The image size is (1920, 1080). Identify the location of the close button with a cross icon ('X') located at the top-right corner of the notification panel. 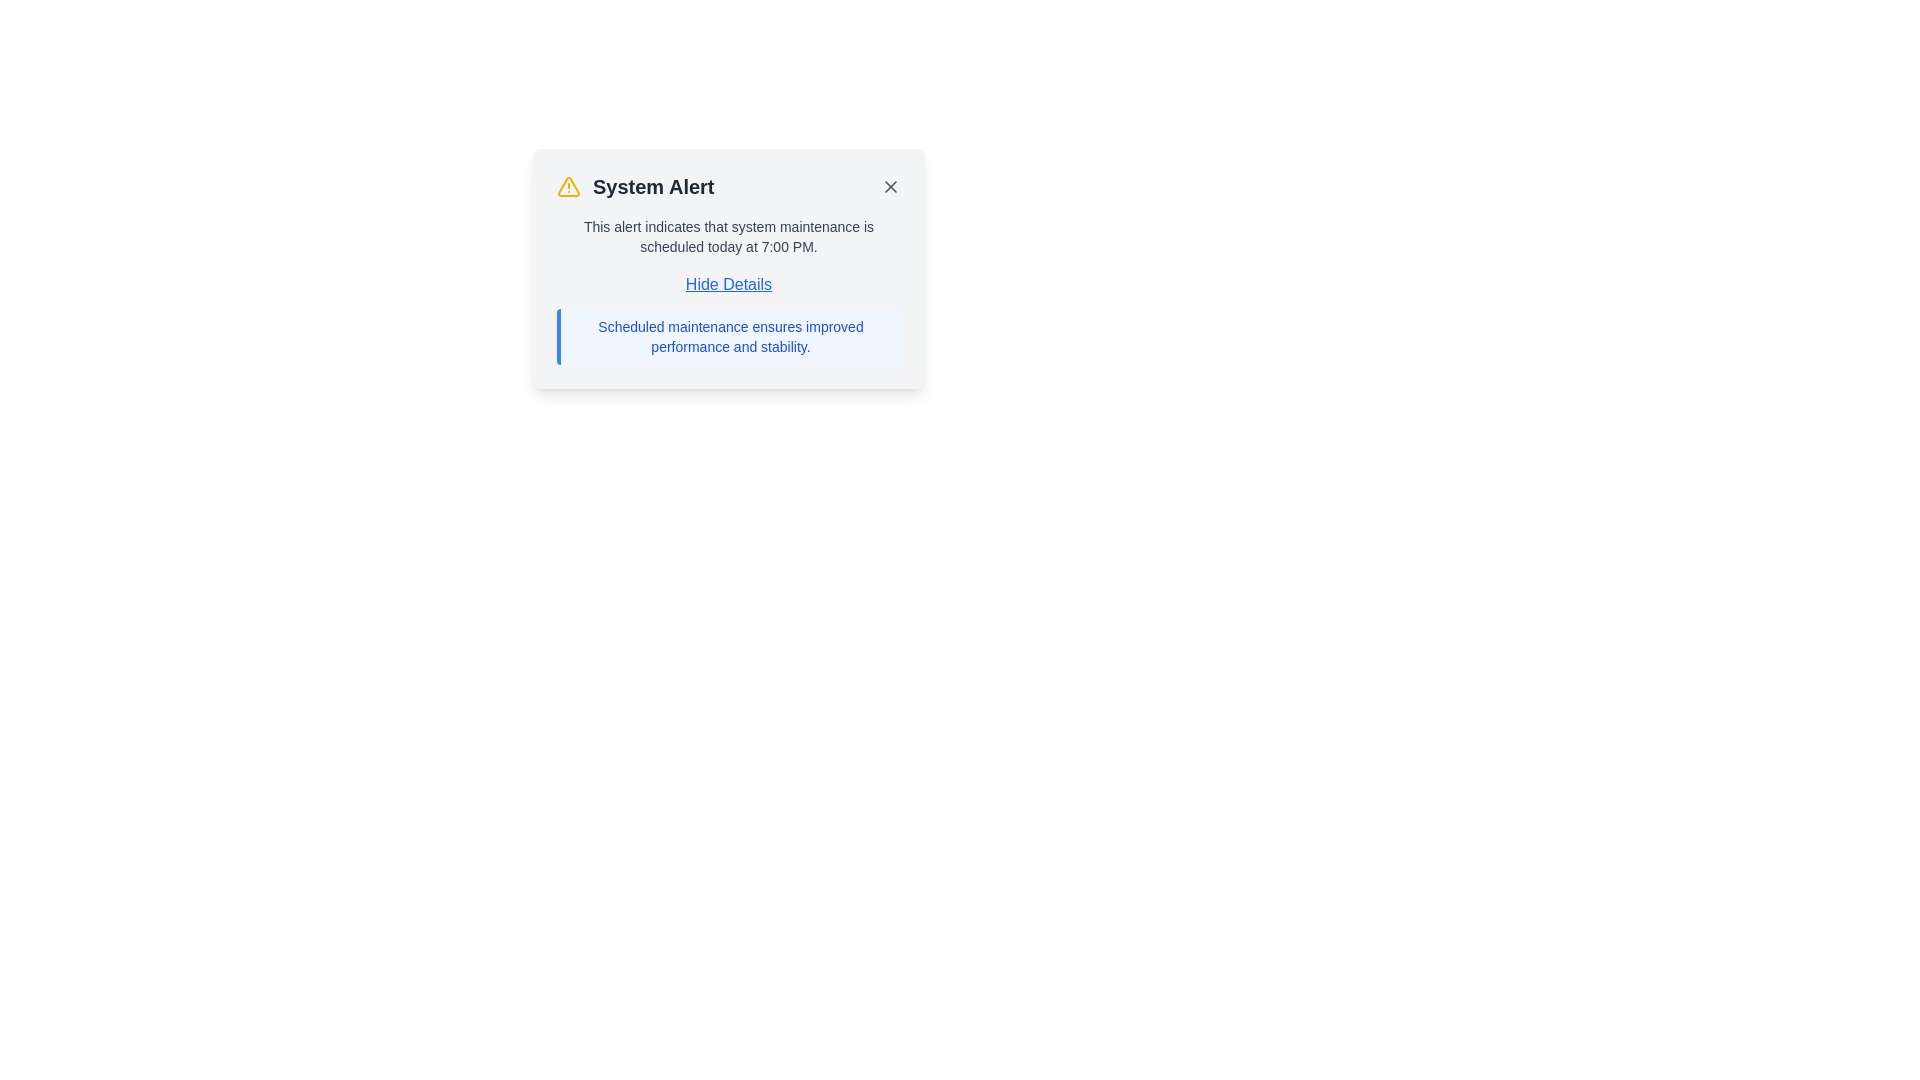
(890, 186).